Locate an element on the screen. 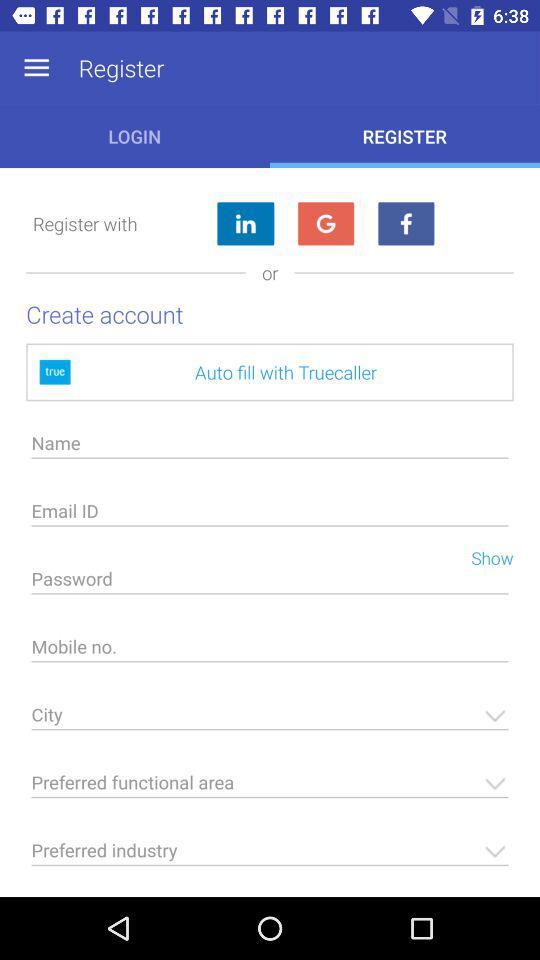 Image resolution: width=540 pixels, height=960 pixels. the icon above or item is located at coordinates (325, 224).